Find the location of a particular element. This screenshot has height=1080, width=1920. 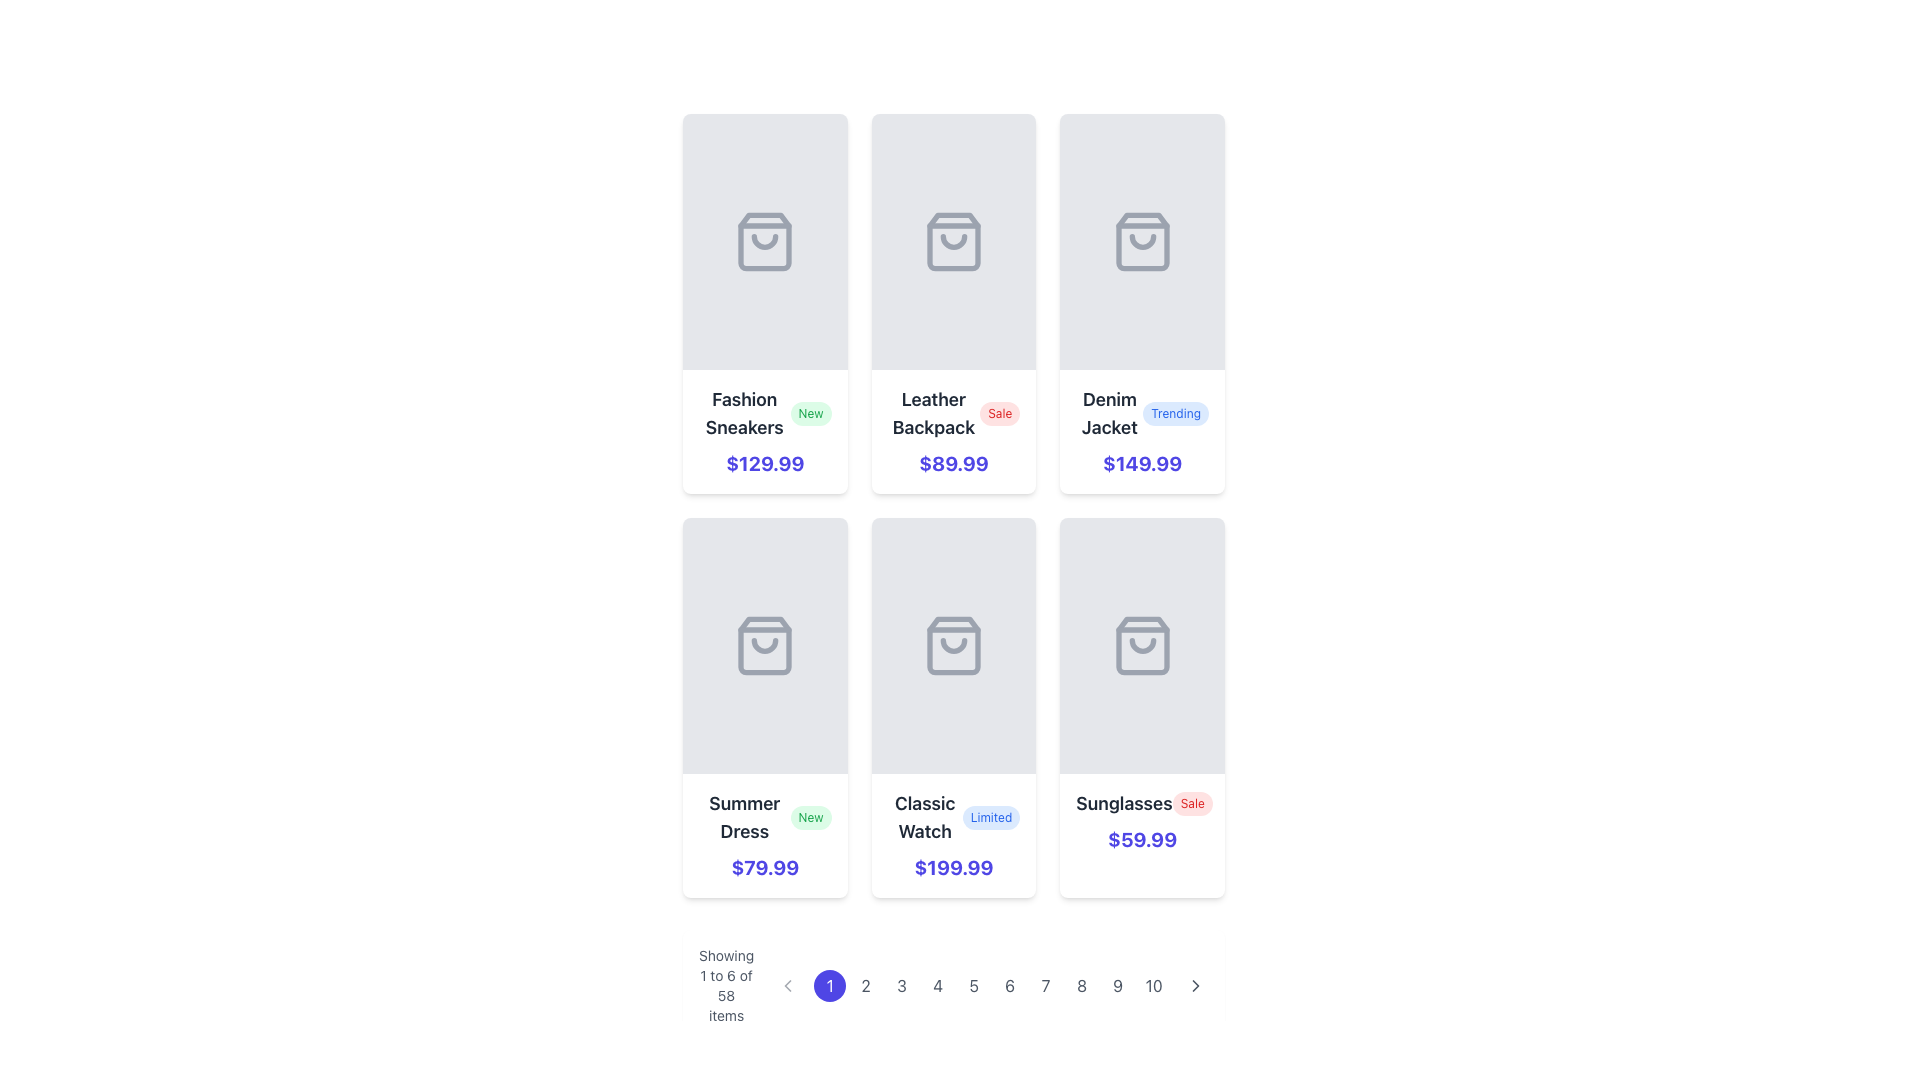

text from the small, rounded badge with a light green background and green text reading 'New', located at the top-right corner of the 'Fashion Sneakers' item card is located at coordinates (811, 412).